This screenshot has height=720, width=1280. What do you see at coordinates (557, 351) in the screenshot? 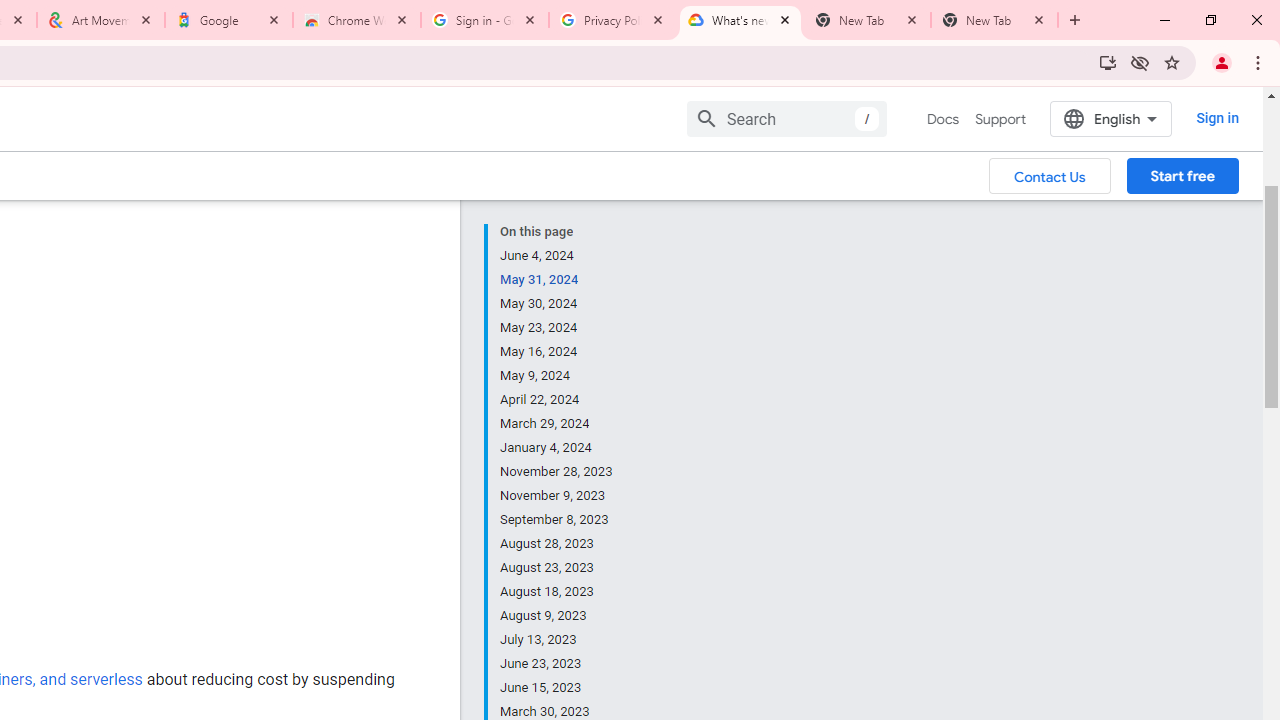
I see `'May 16, 2024'` at bounding box center [557, 351].